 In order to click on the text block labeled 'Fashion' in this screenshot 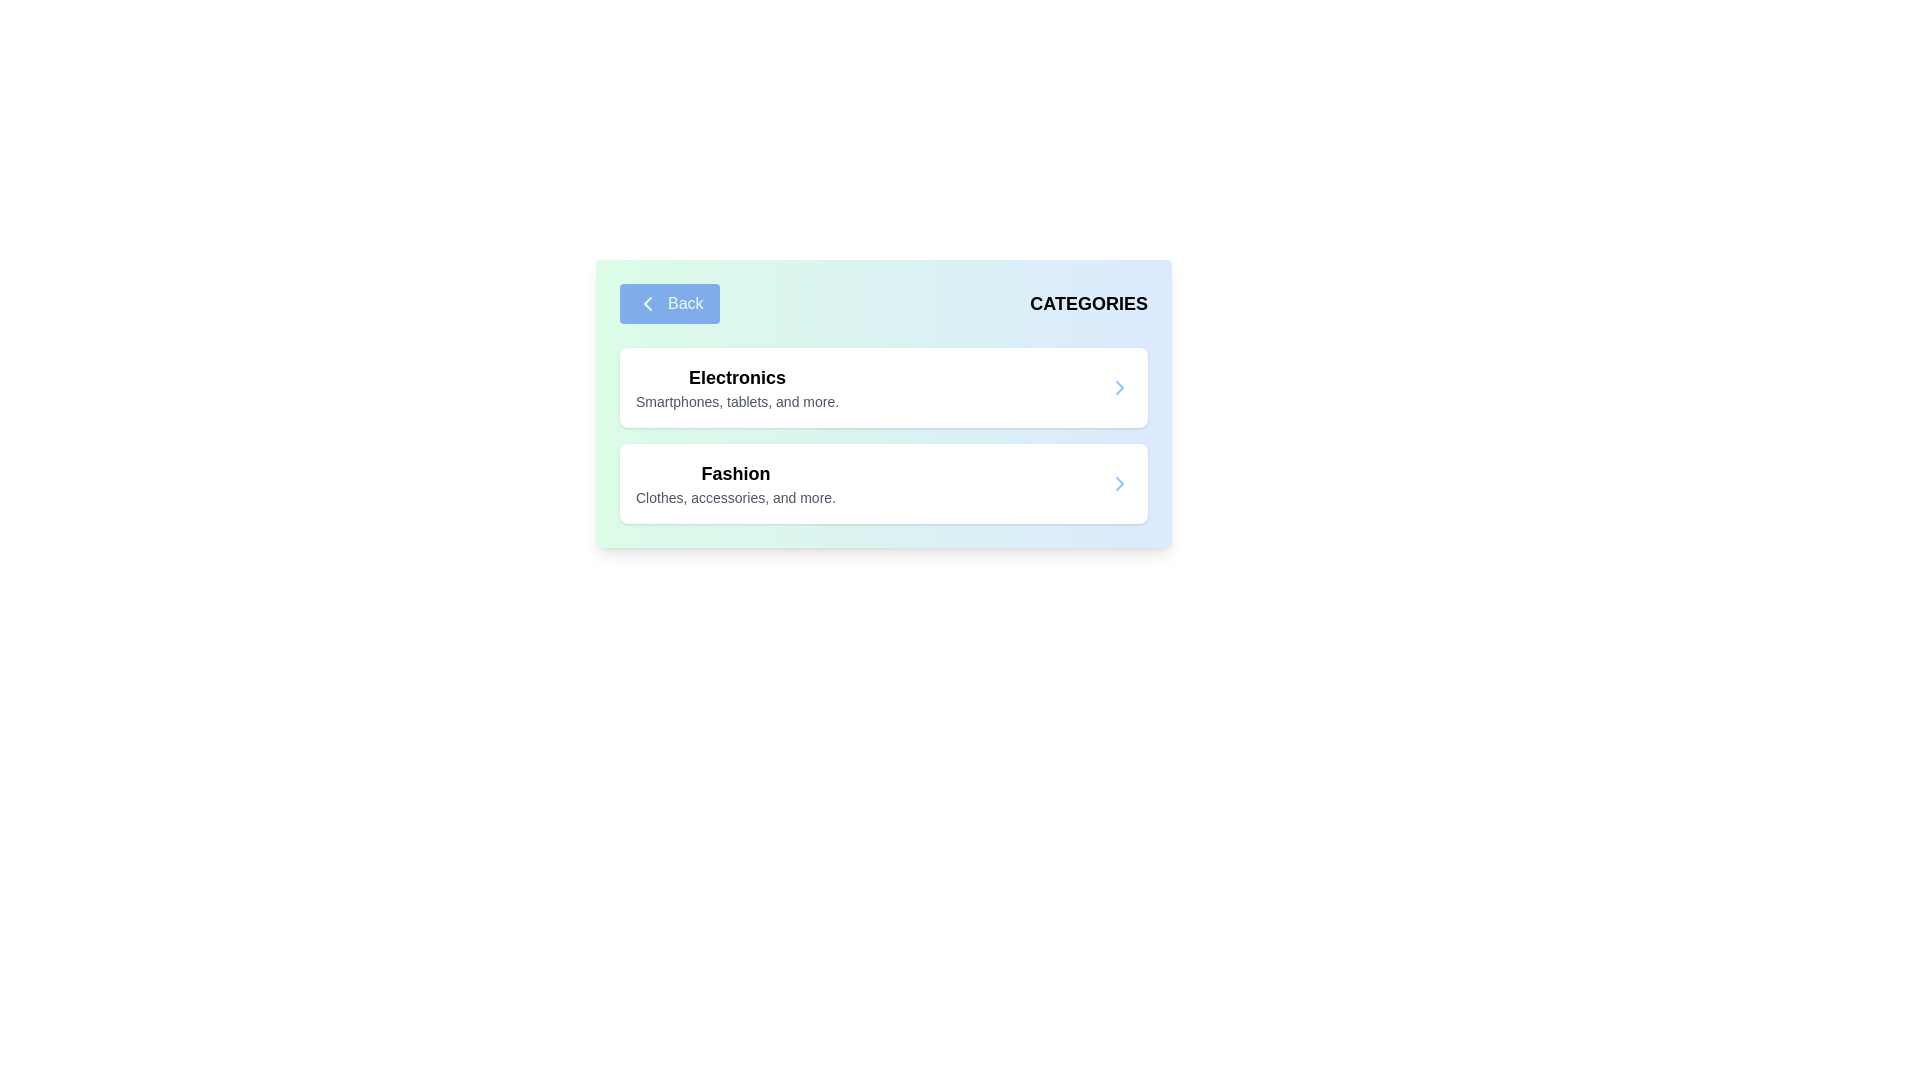, I will do `click(734, 483)`.